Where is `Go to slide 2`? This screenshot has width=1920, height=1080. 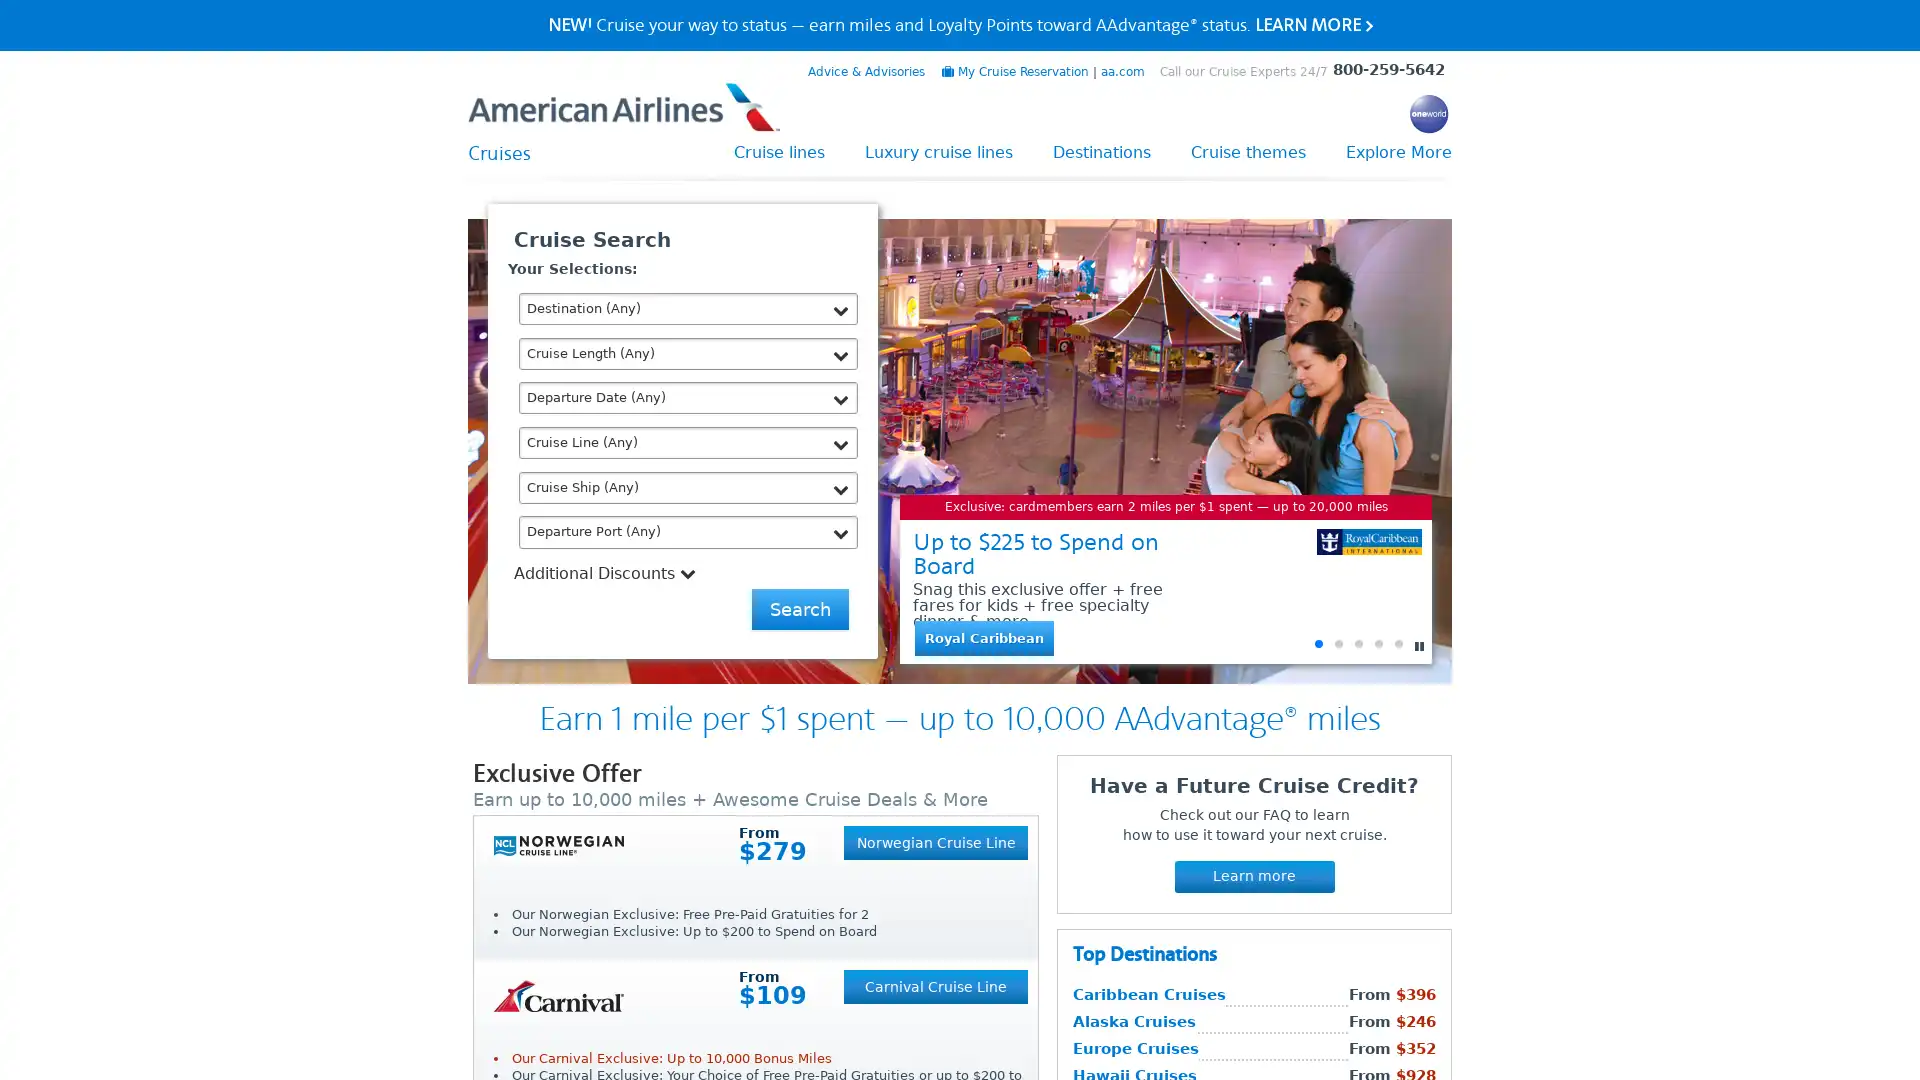
Go to slide 2 is located at coordinates (1338, 644).